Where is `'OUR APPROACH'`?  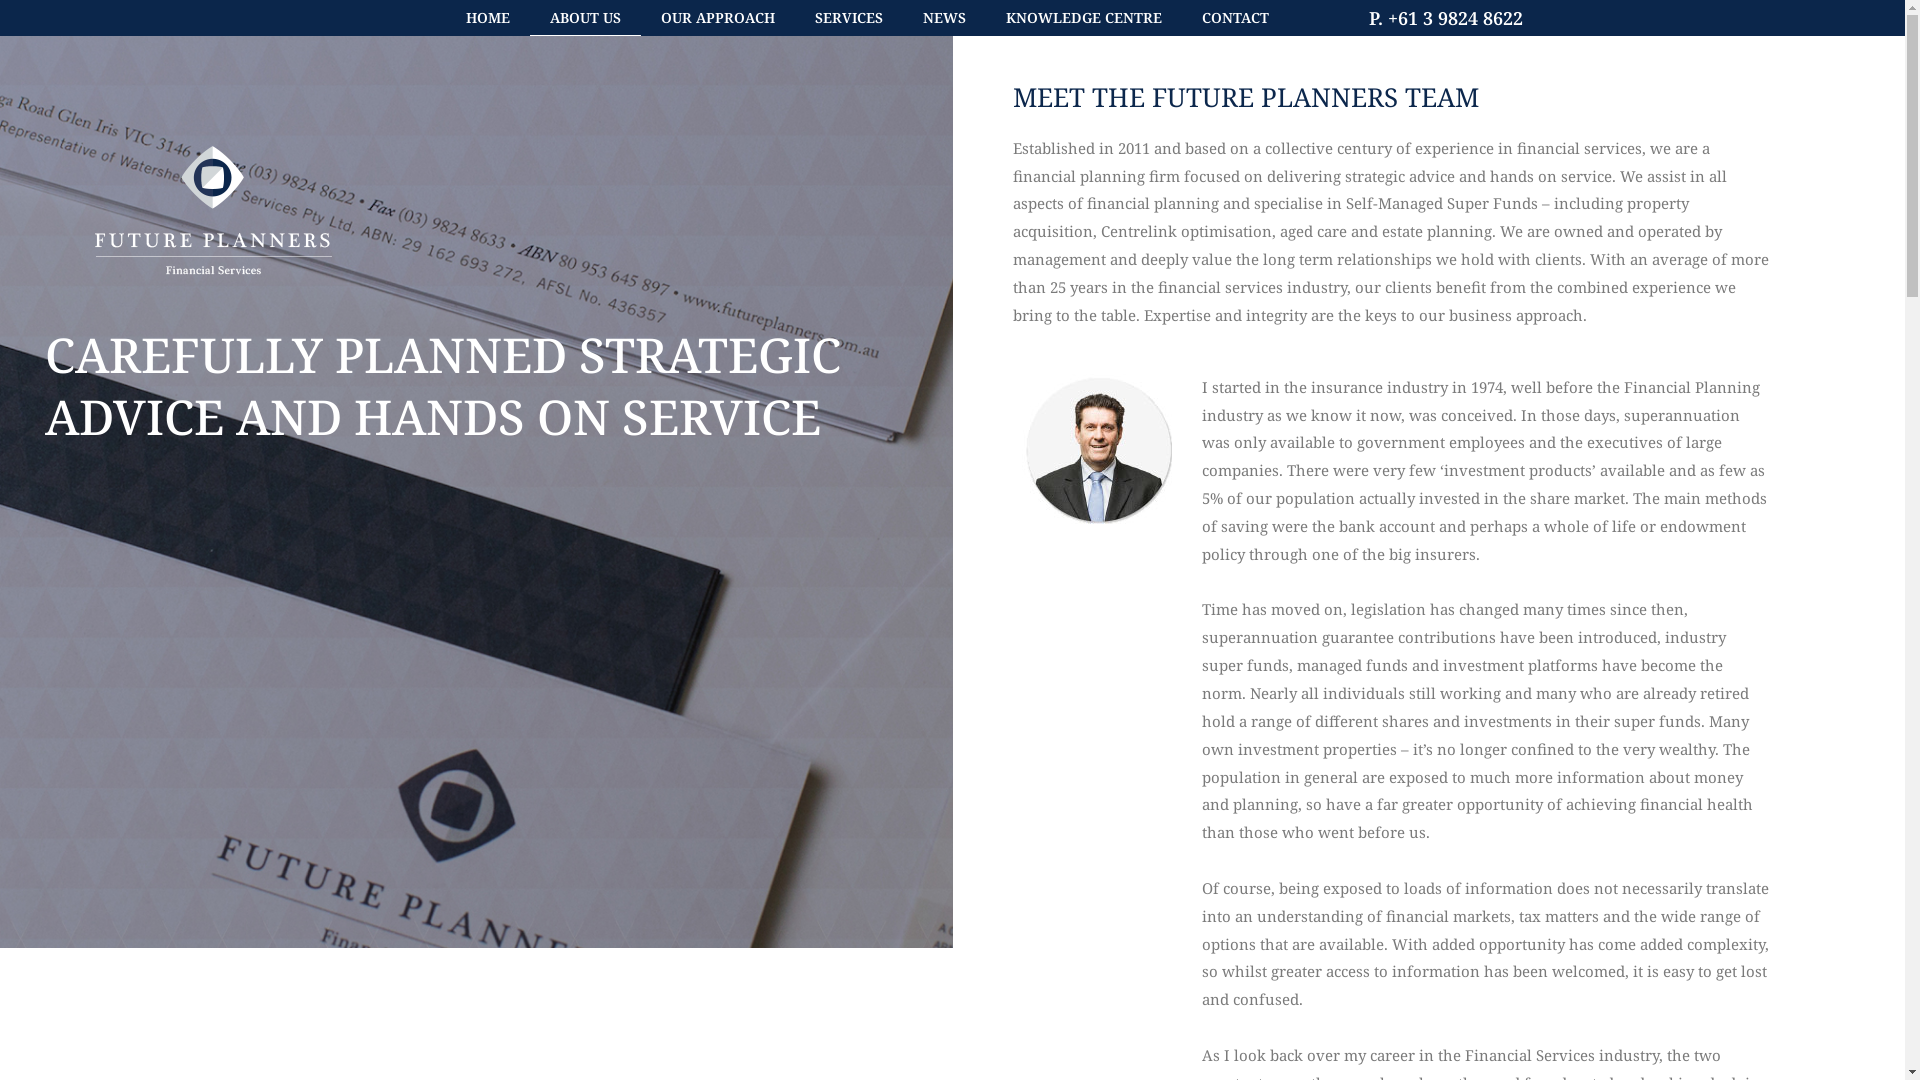 'OUR APPROACH' is located at coordinates (716, 18).